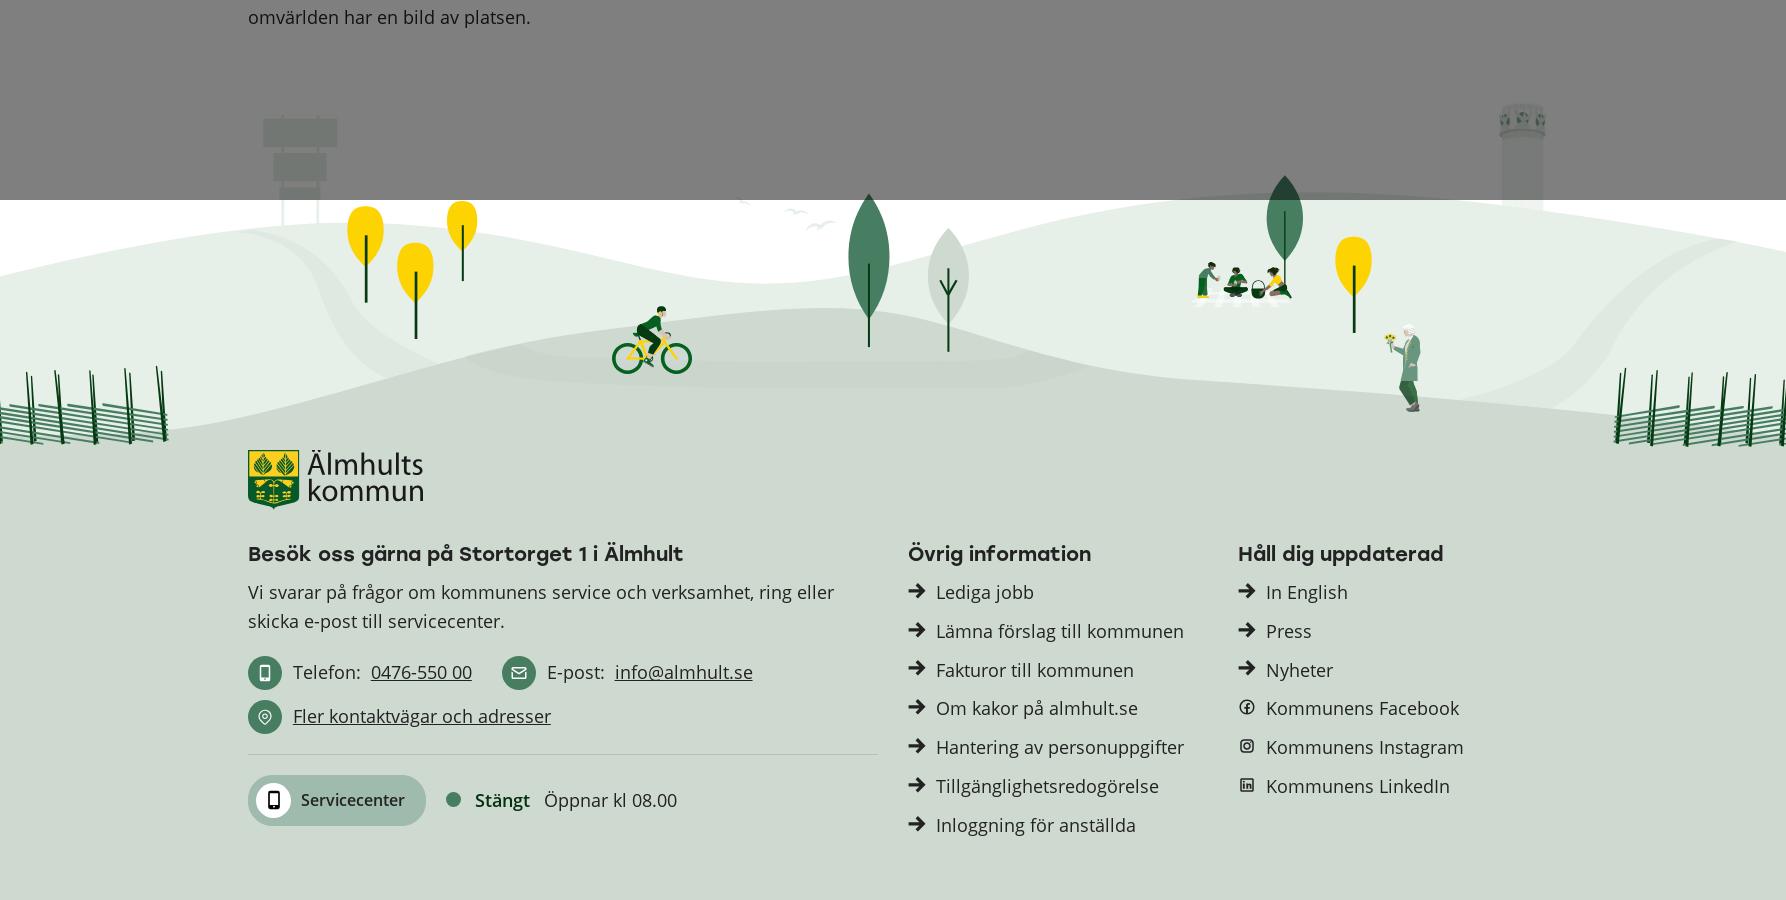 The image size is (1786, 900). Describe the element at coordinates (291, 672) in the screenshot. I see `'Telefon:'` at that location.